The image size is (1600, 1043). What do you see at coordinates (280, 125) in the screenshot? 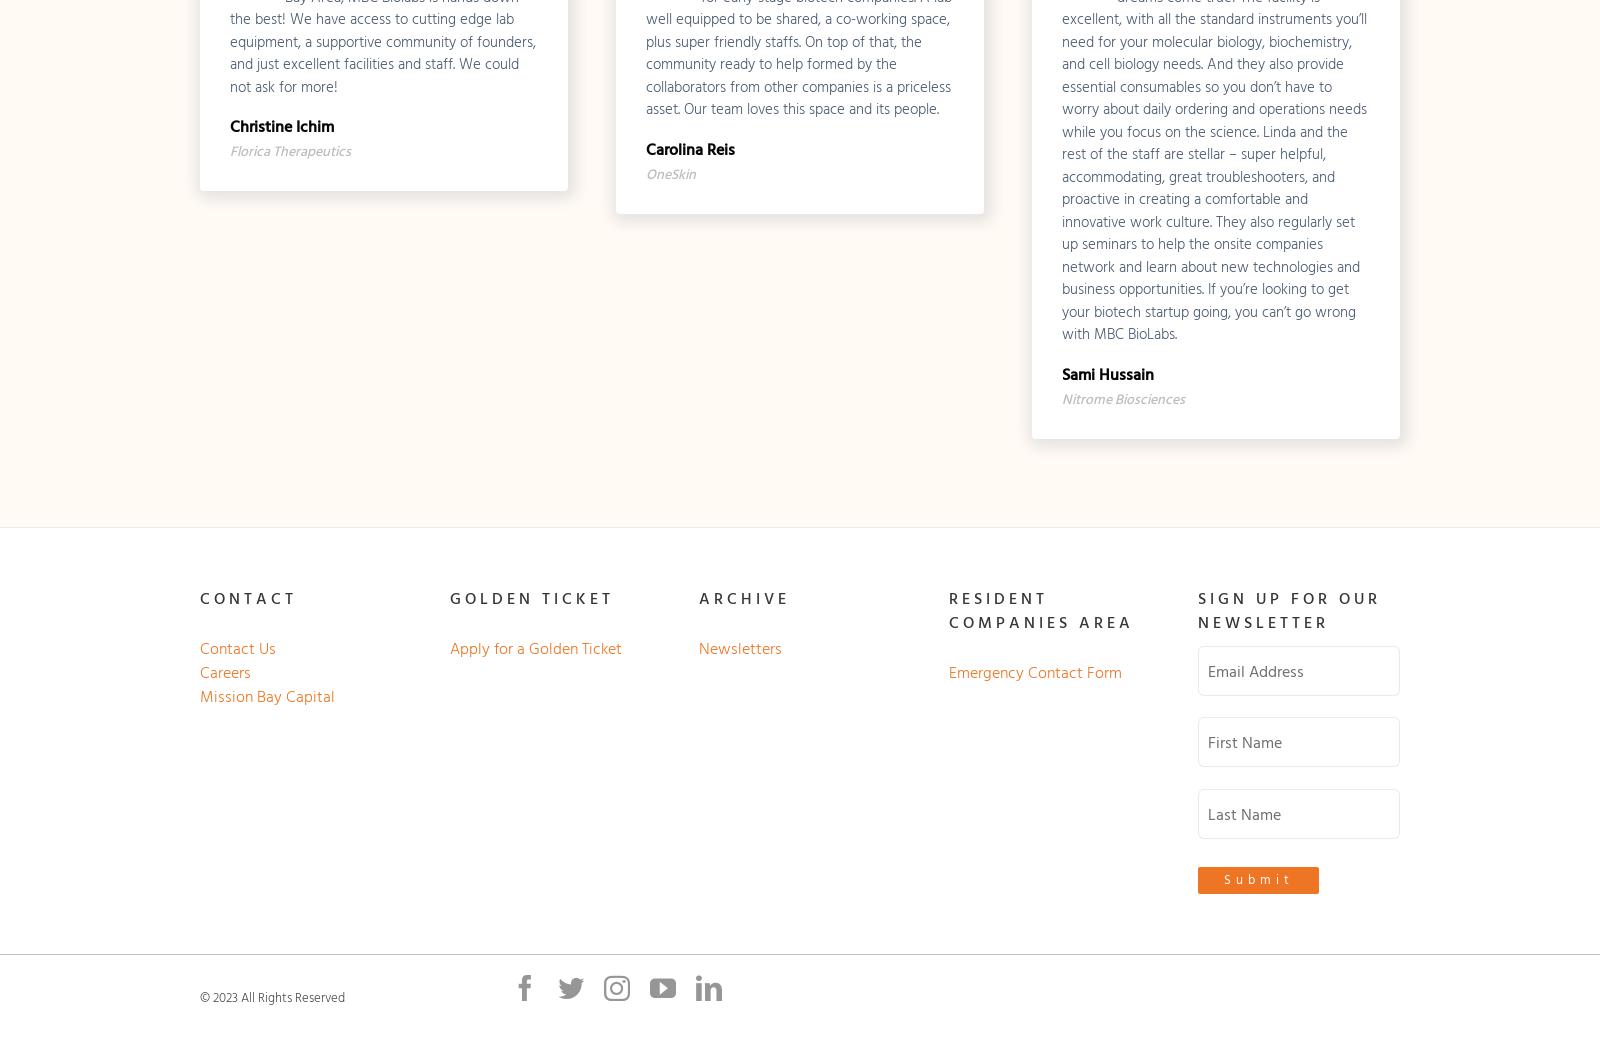
I see `'Christine Ichim'` at bounding box center [280, 125].